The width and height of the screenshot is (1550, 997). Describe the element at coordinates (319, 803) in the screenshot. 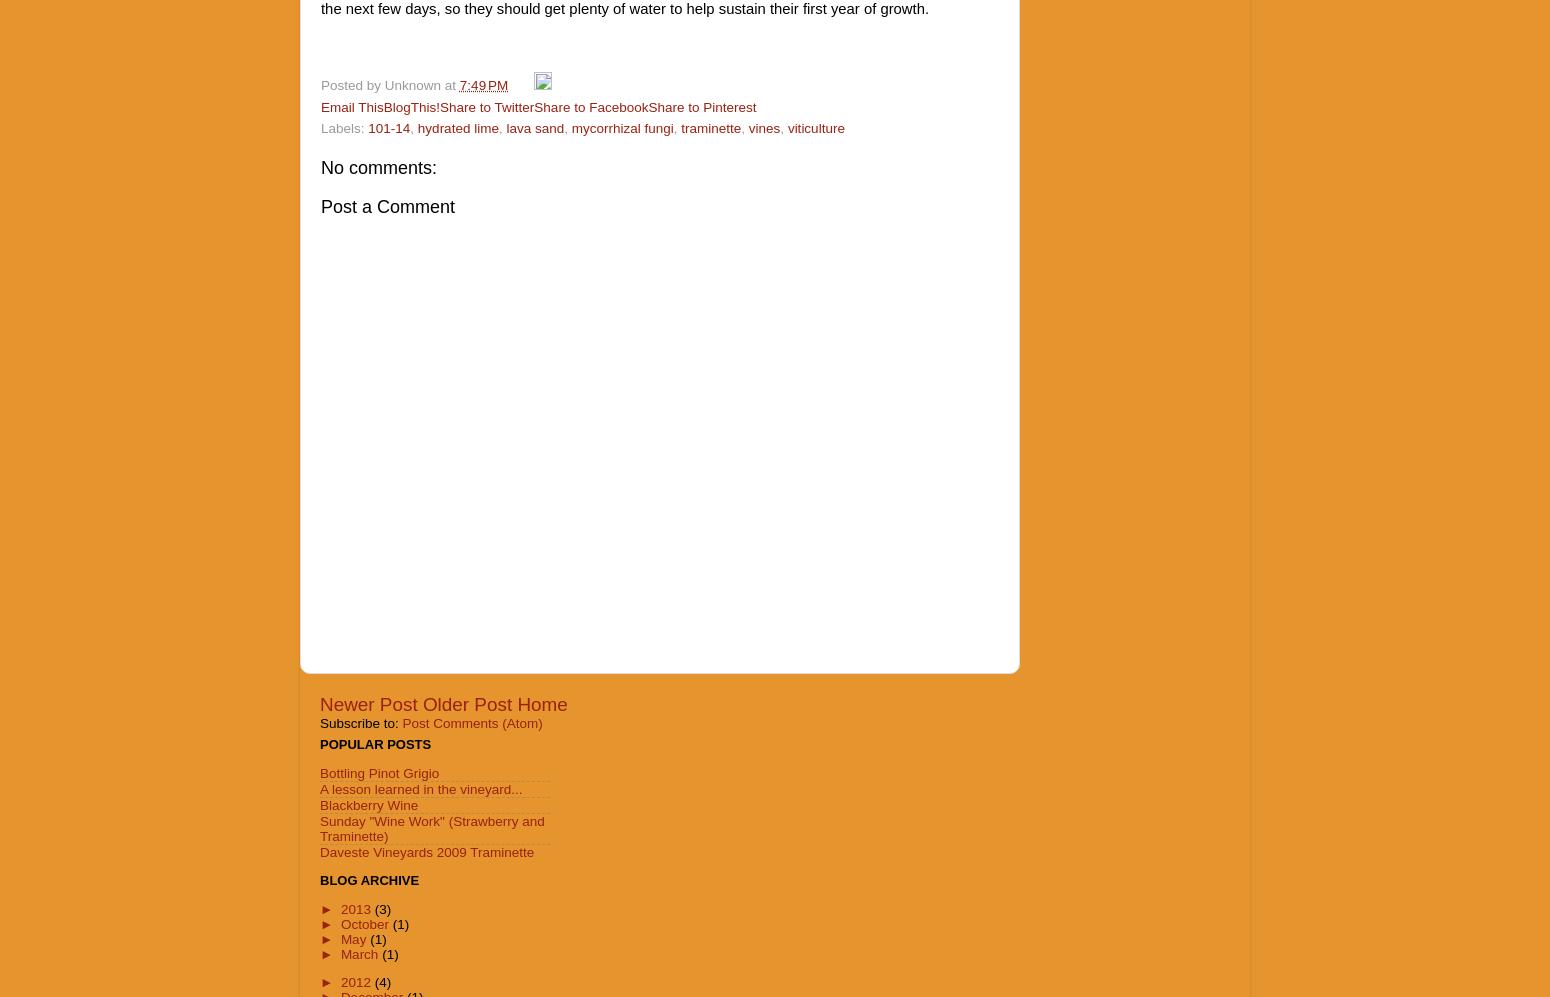

I see `'Blackberry Wine'` at that location.